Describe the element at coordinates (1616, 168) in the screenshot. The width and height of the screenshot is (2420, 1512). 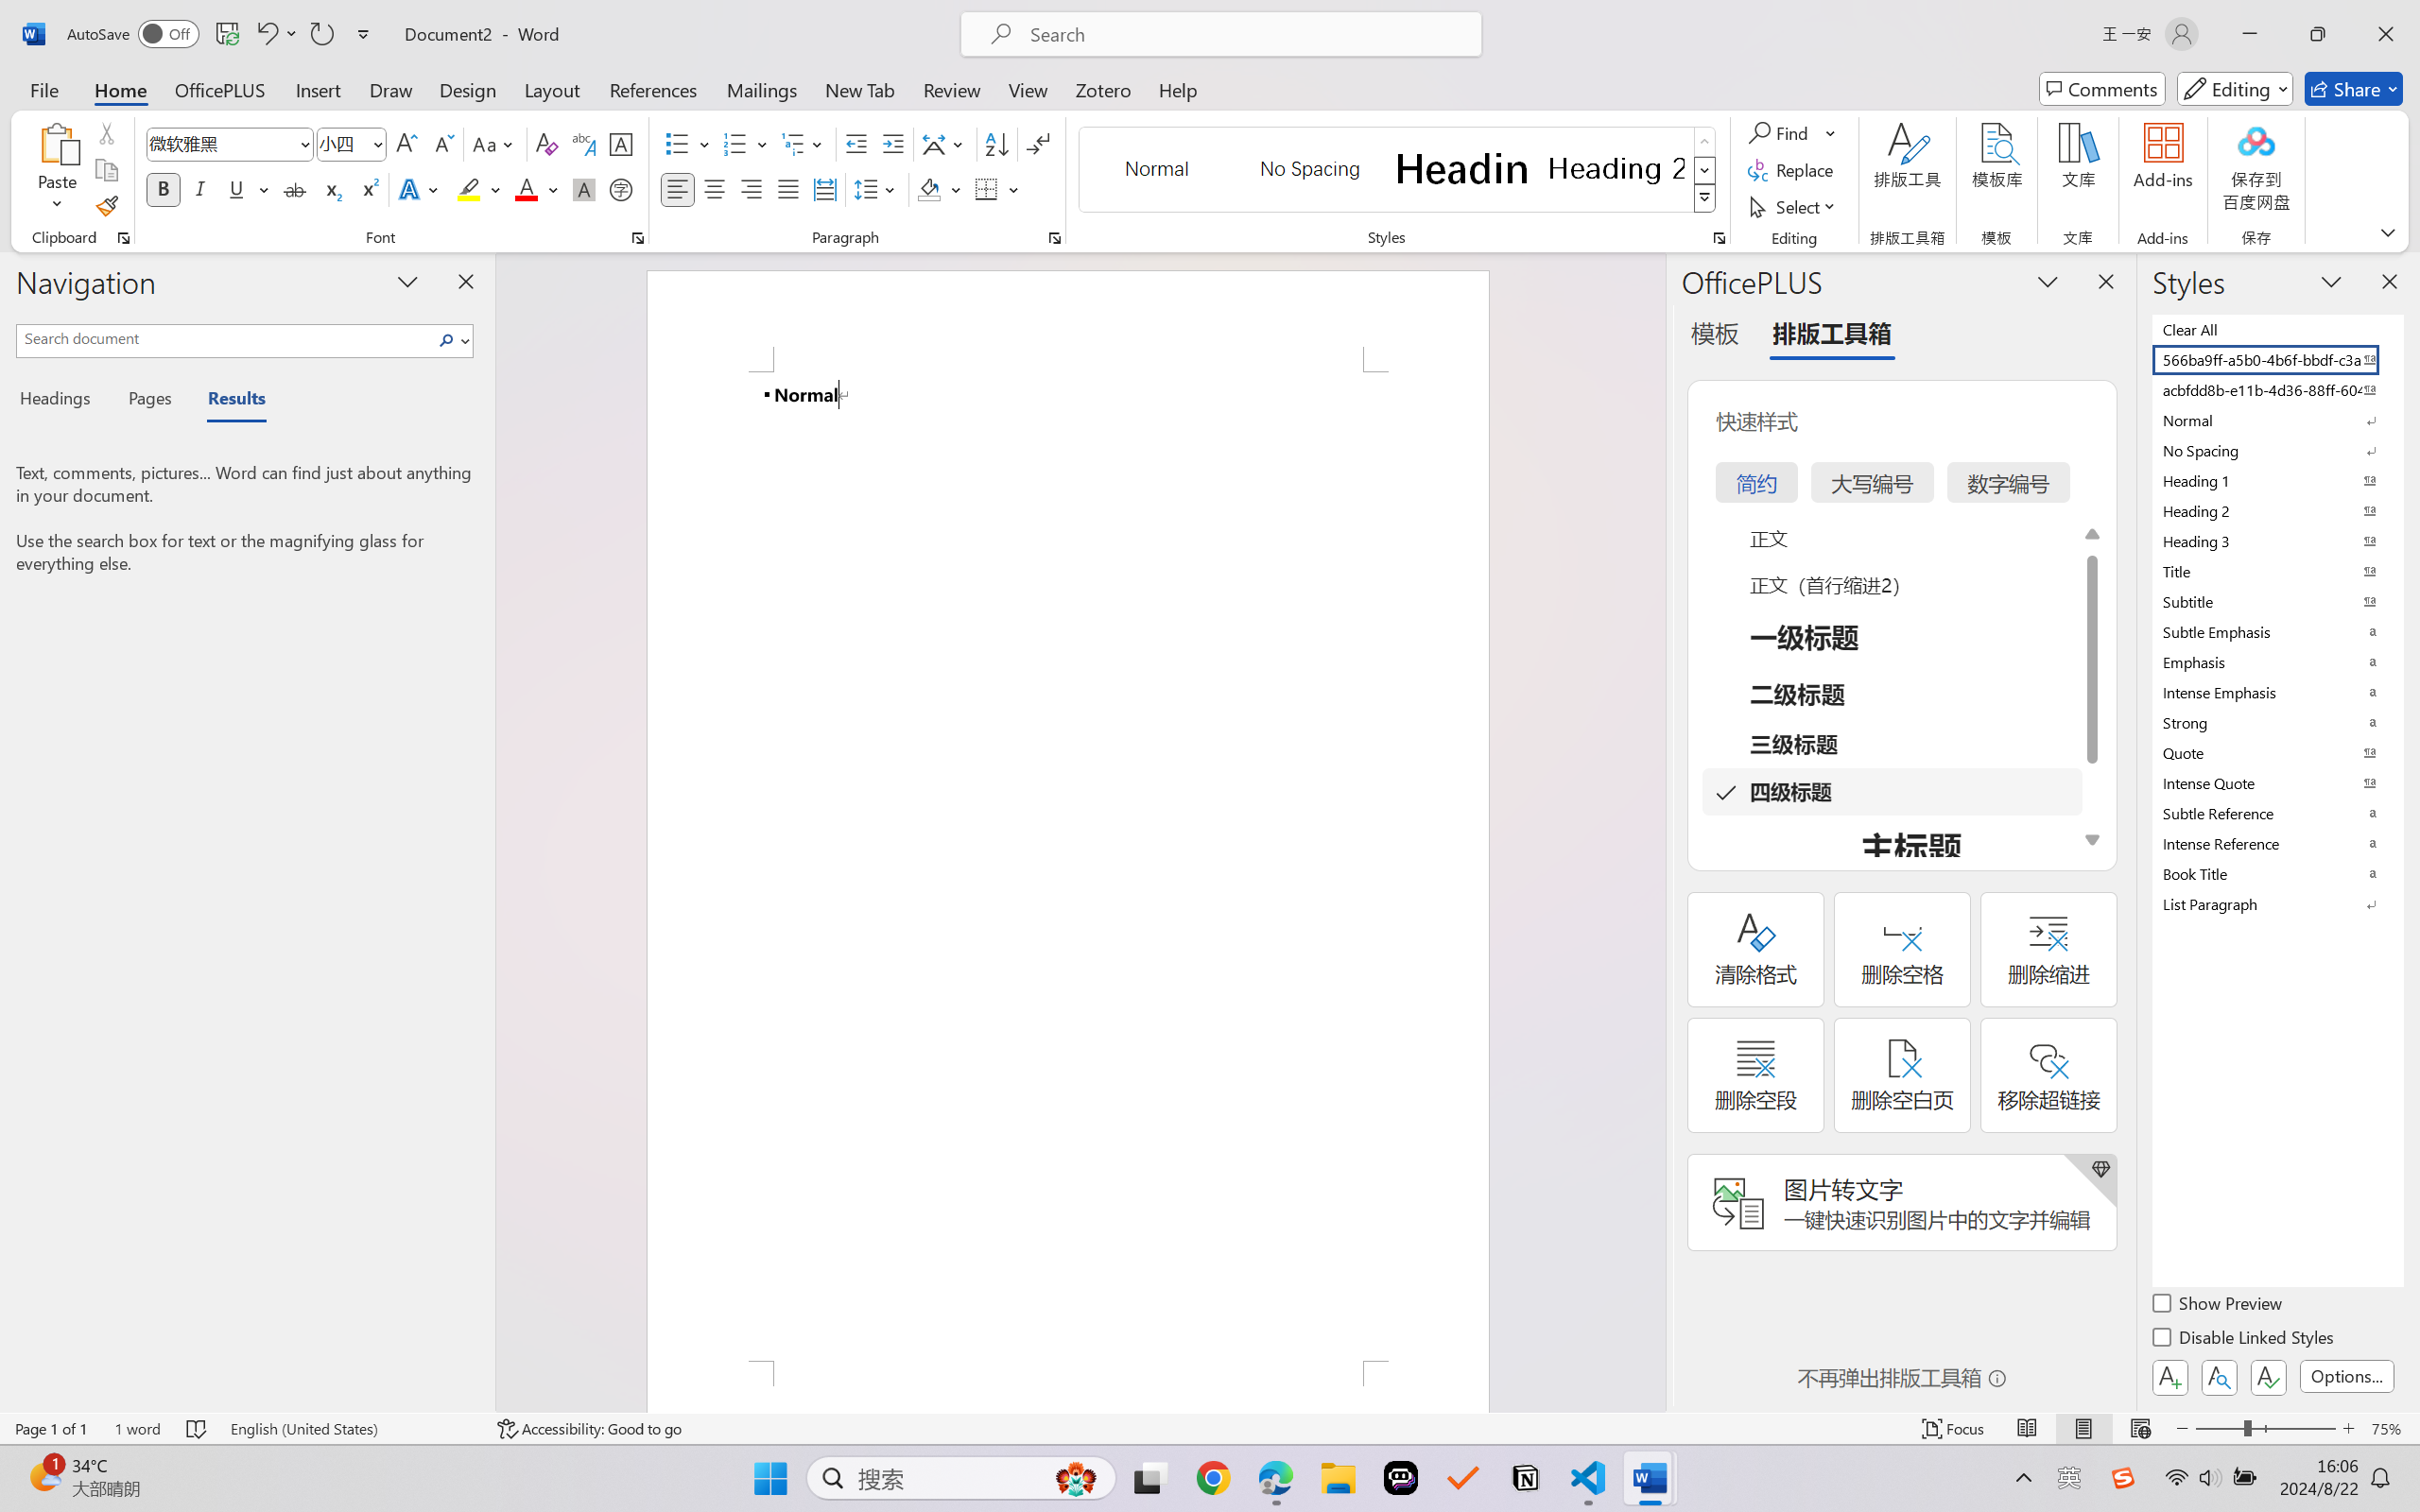
I see `'Heading 2'` at that location.